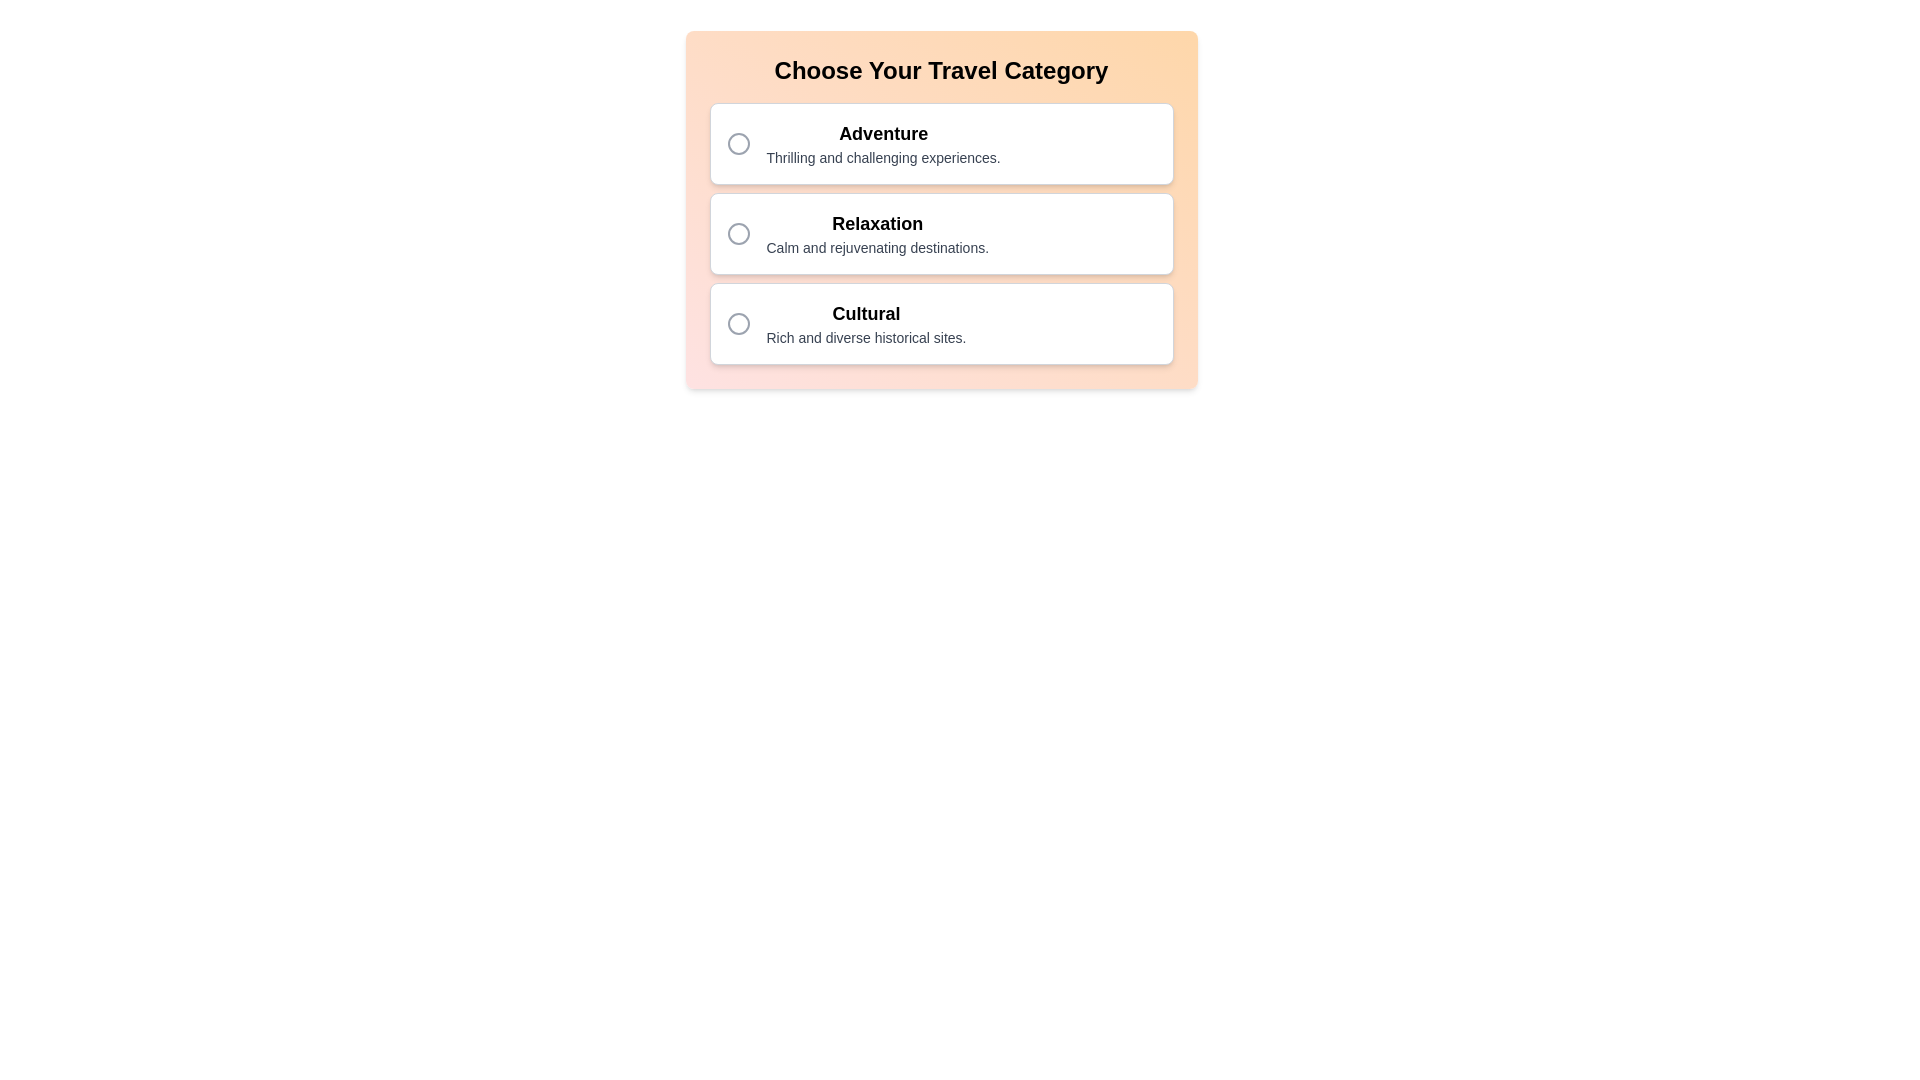  I want to click on the 'Relaxation' selectable item with a radio button, which is the second item in a list of categories, to trigger an additional focus effect, so click(940, 233).